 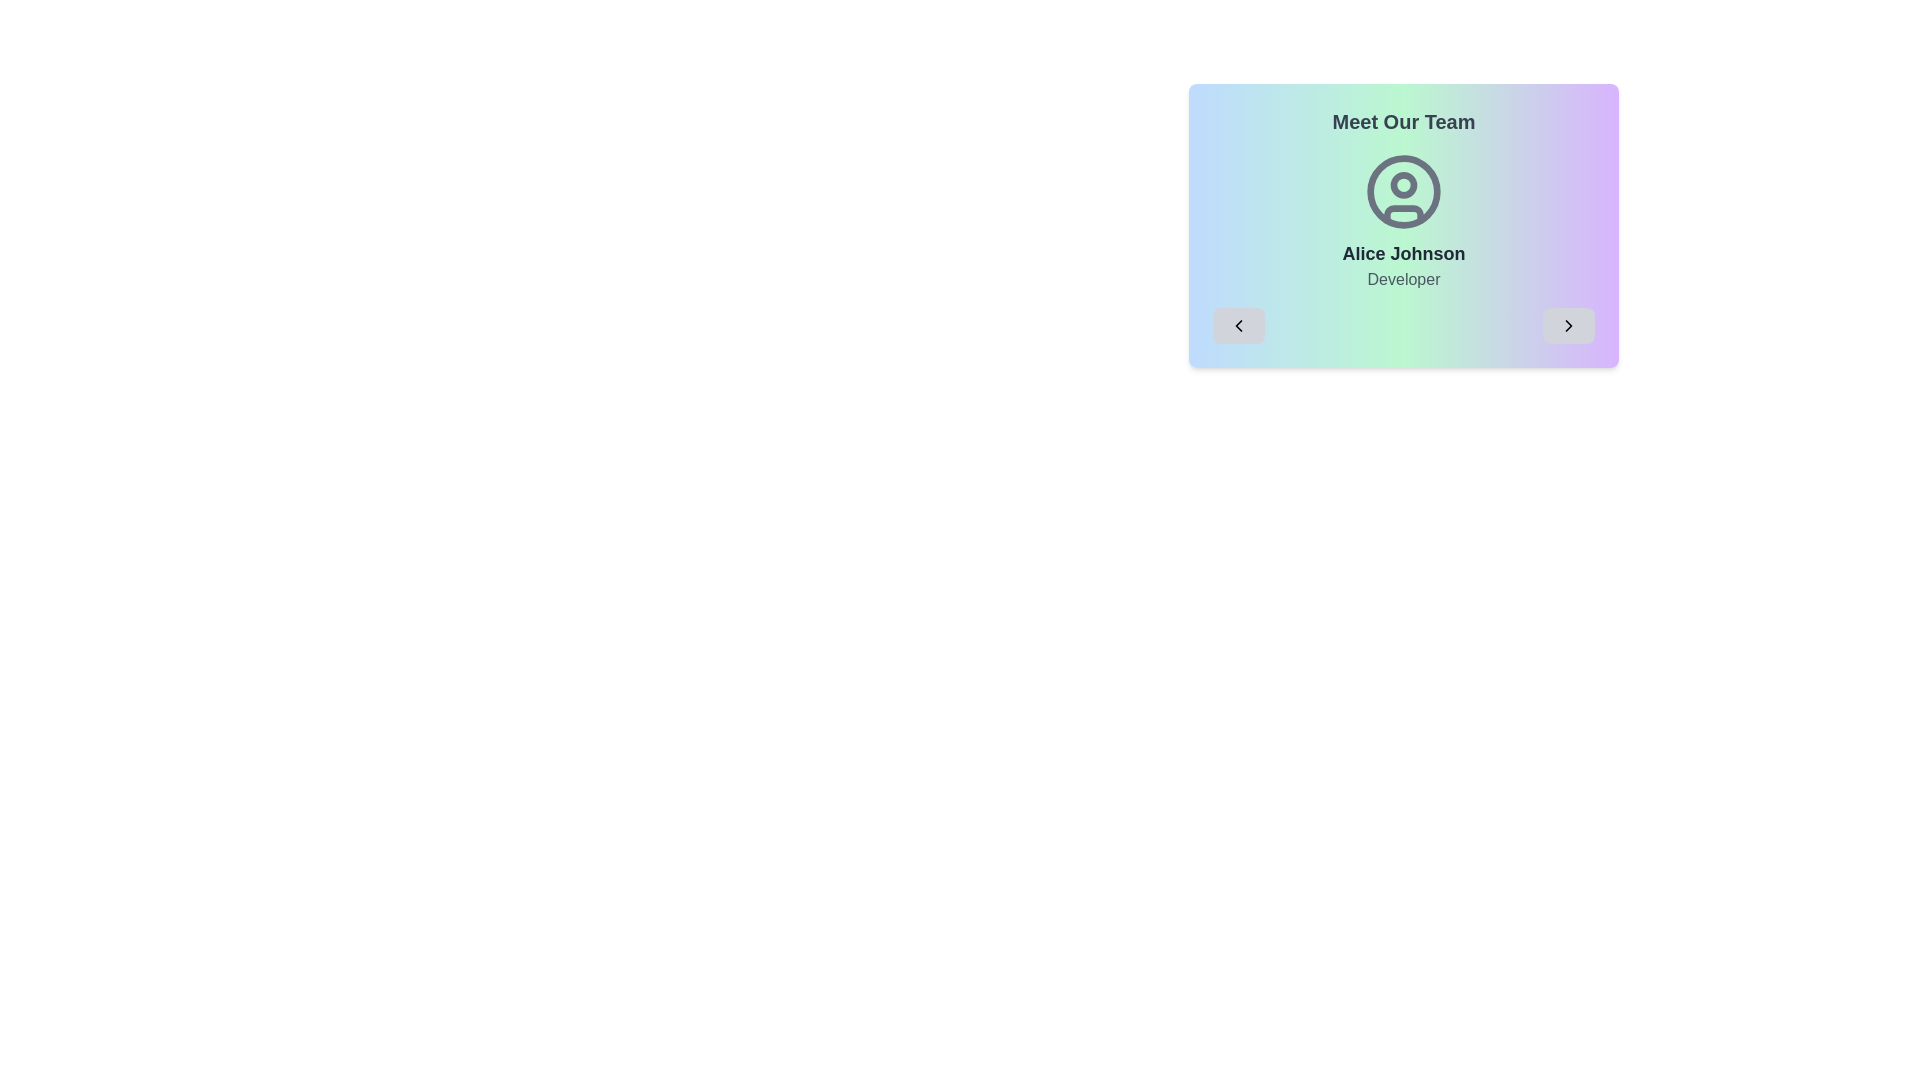 I want to click on associated name and title of the user represented by the icon of 'Alice Johnson' located in the 'Meet Our Team' card, which is centrally positioned above the text 'Alice Johnson' and 'Developer', so click(x=1402, y=192).